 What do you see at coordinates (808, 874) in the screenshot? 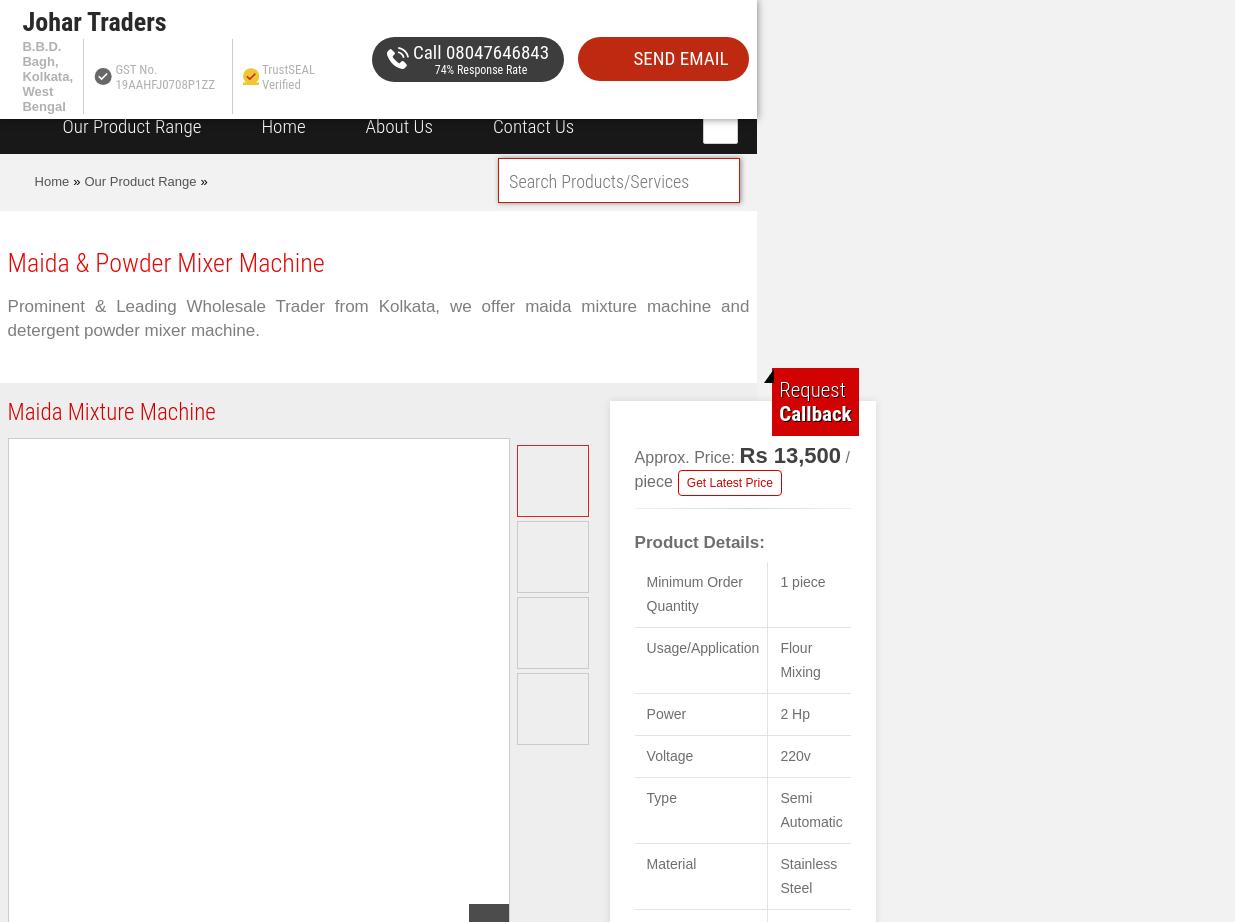
I see `'Stainless Steel'` at bounding box center [808, 874].